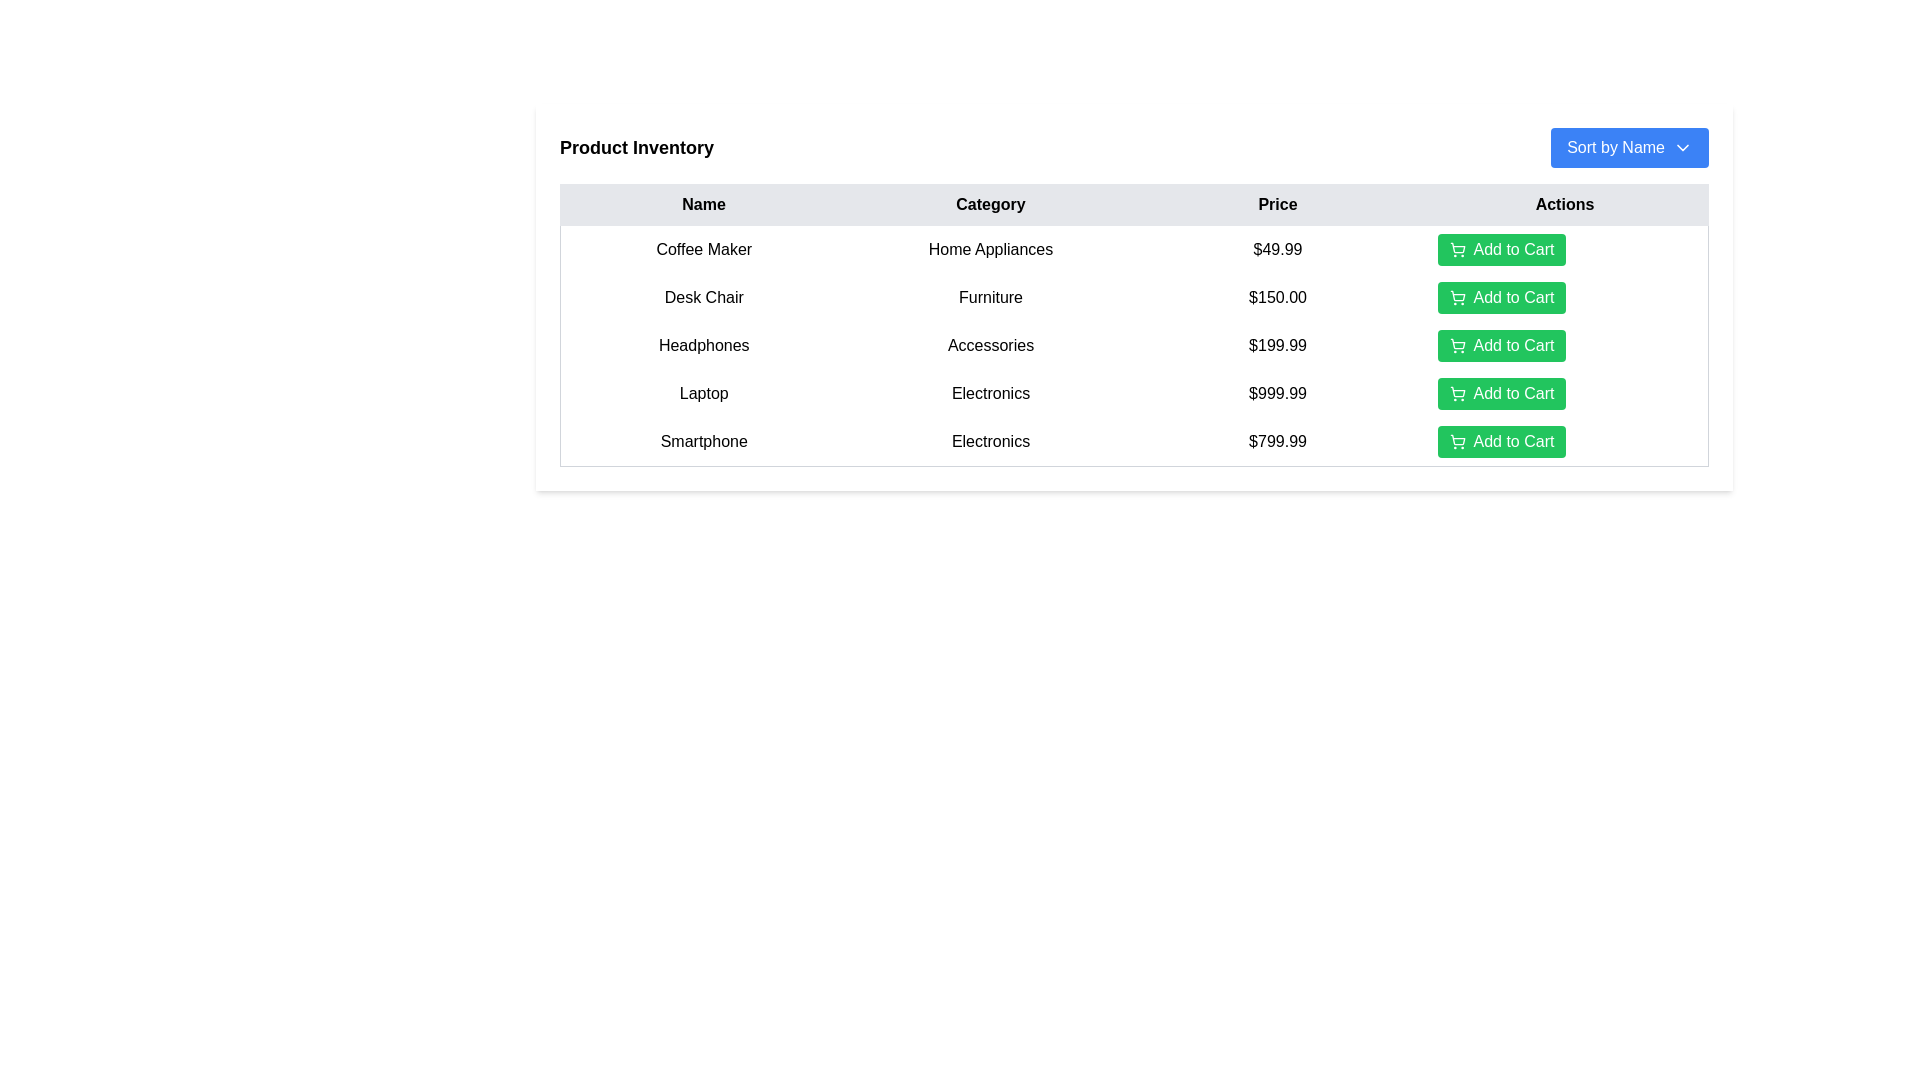 The image size is (1920, 1080). Describe the element at coordinates (1276, 248) in the screenshot. I see `the price text field for the 'Coffee Maker' product, located in the first row of the inventory table under the 'Price' heading` at that location.